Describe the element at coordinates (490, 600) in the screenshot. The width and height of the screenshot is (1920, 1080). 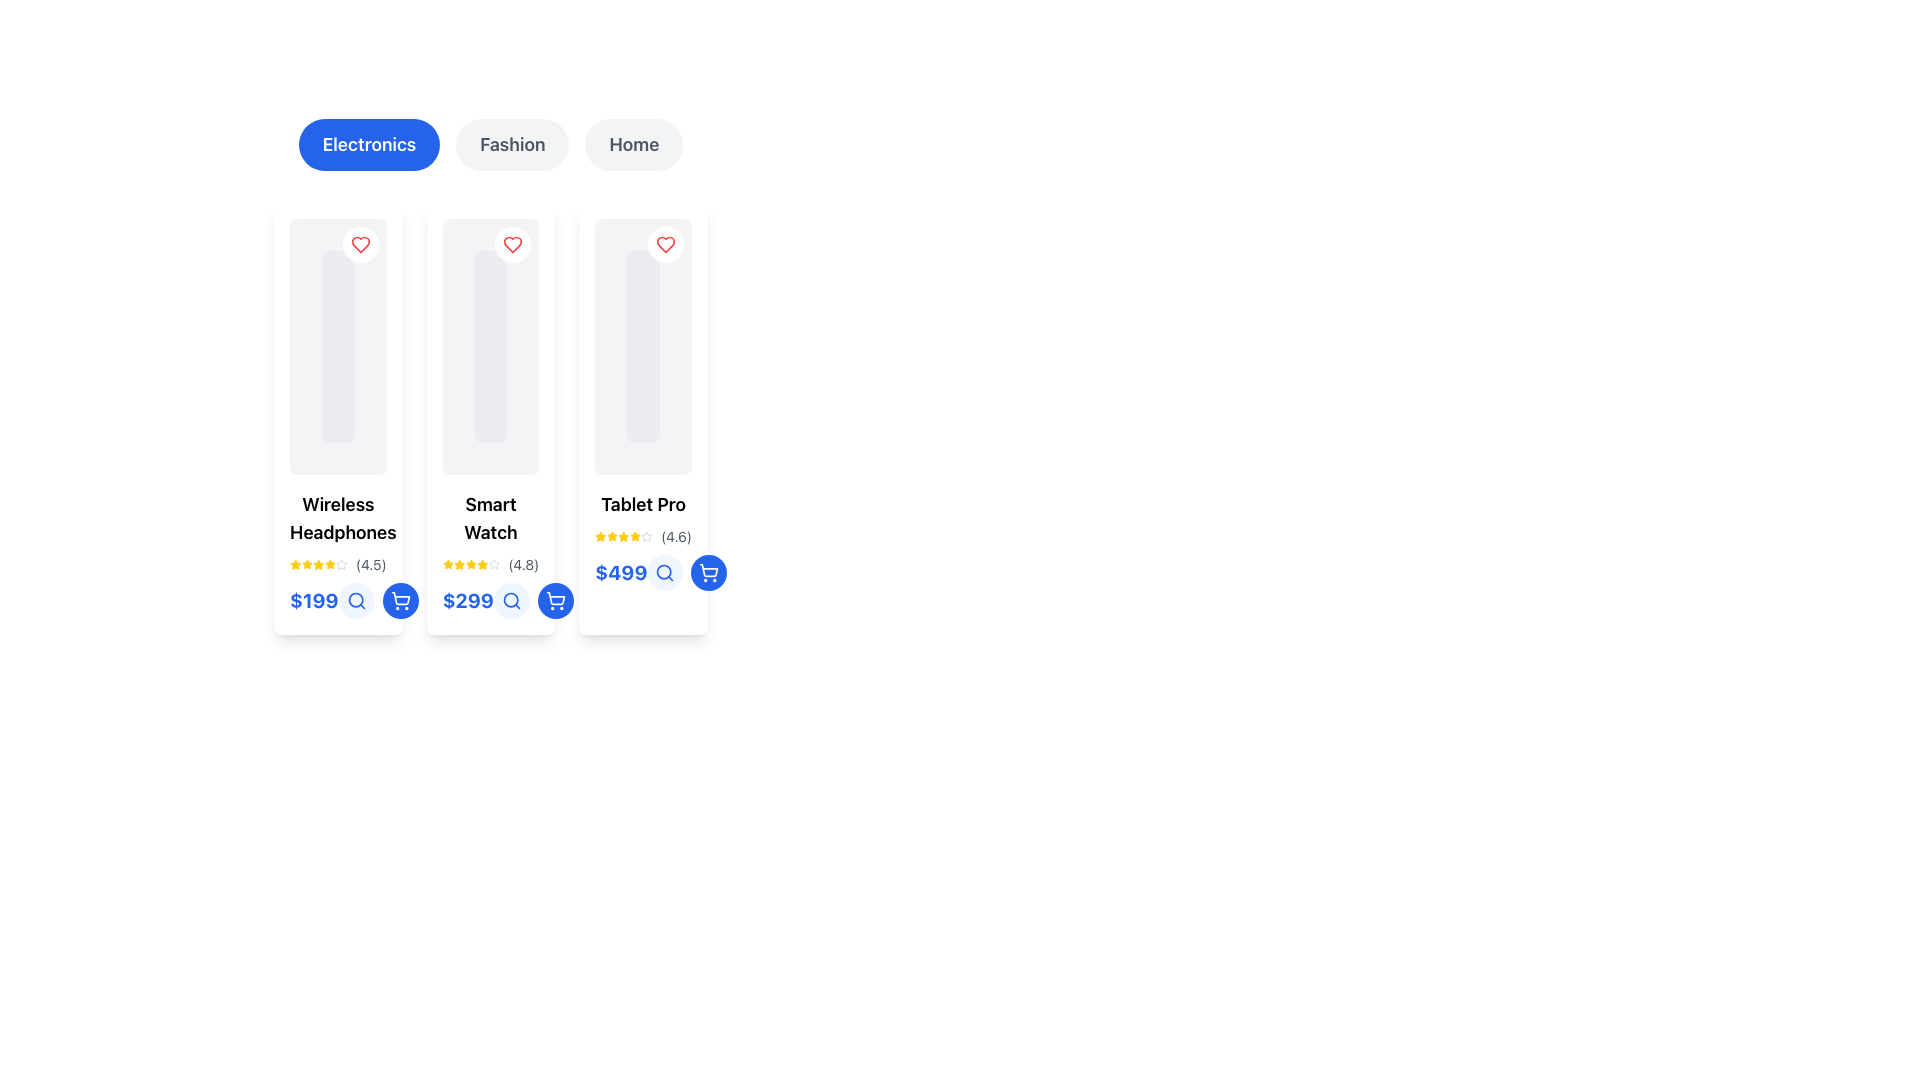
I see `the price tag indicating the cost of the 'Smart Watch' product, located at the bottom of the product card` at that location.